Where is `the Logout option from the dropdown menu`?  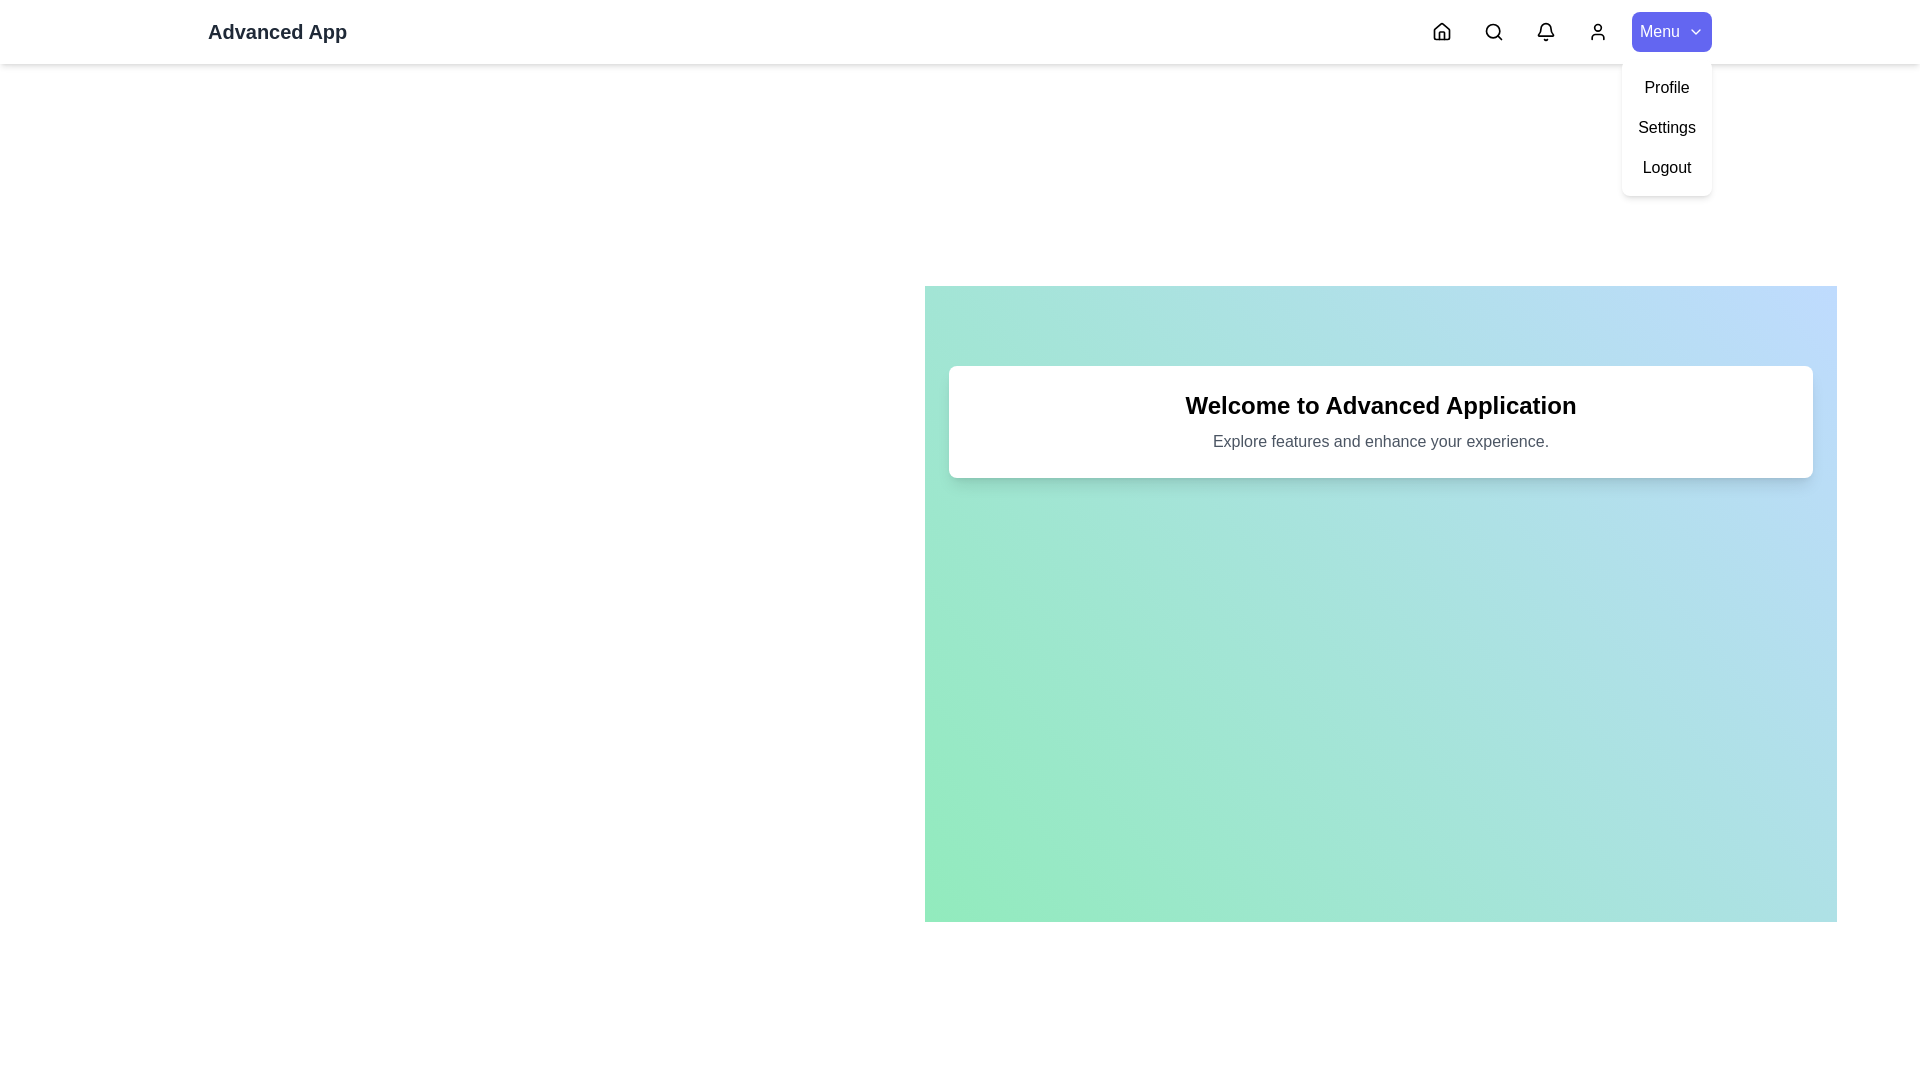 the Logout option from the dropdown menu is located at coordinates (1667, 167).